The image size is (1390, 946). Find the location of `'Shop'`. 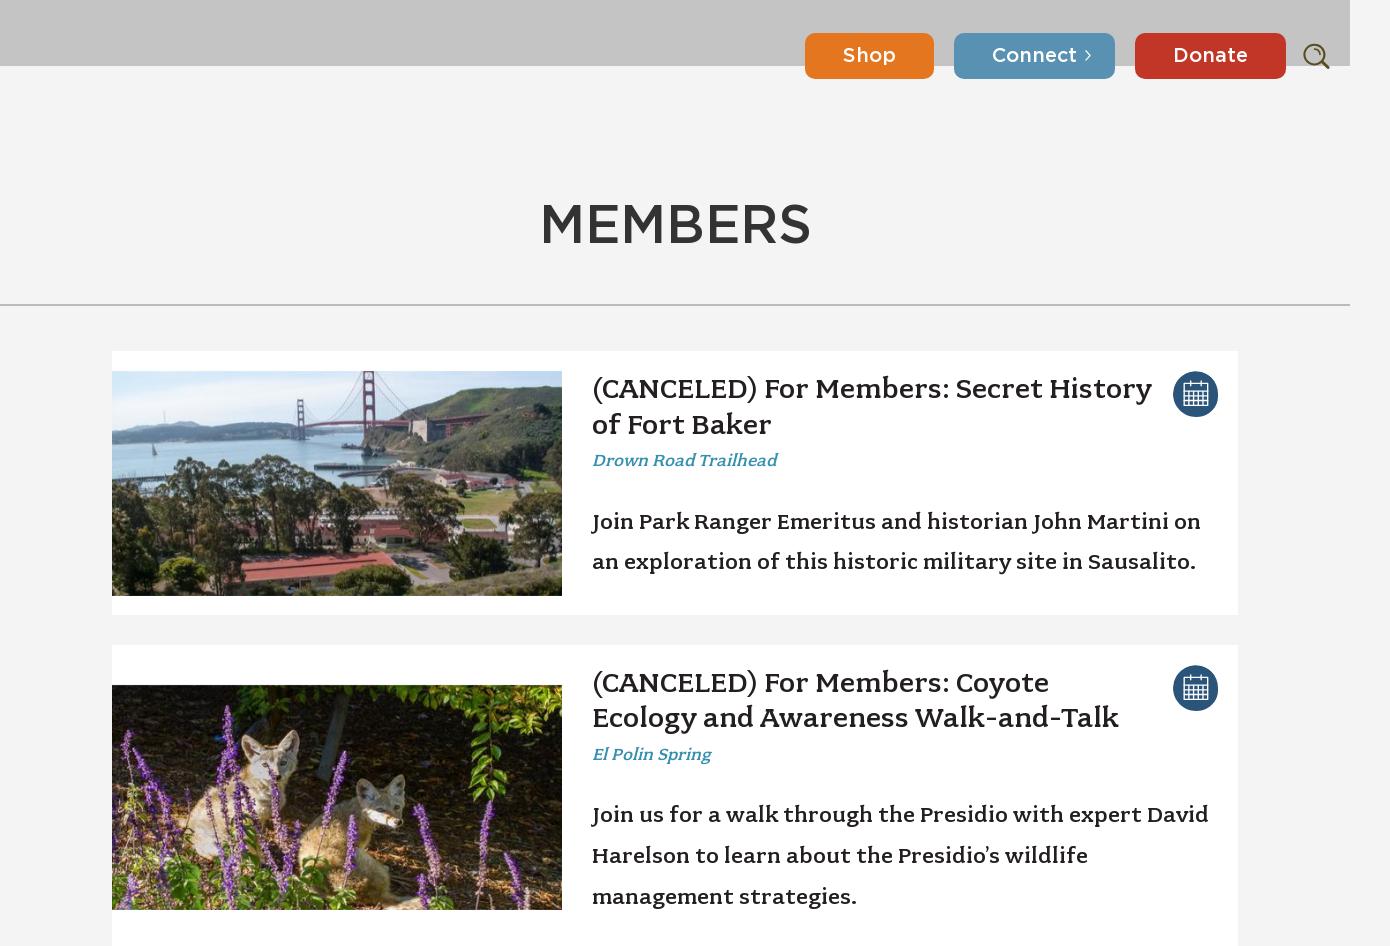

'Shop' is located at coordinates (843, 33).